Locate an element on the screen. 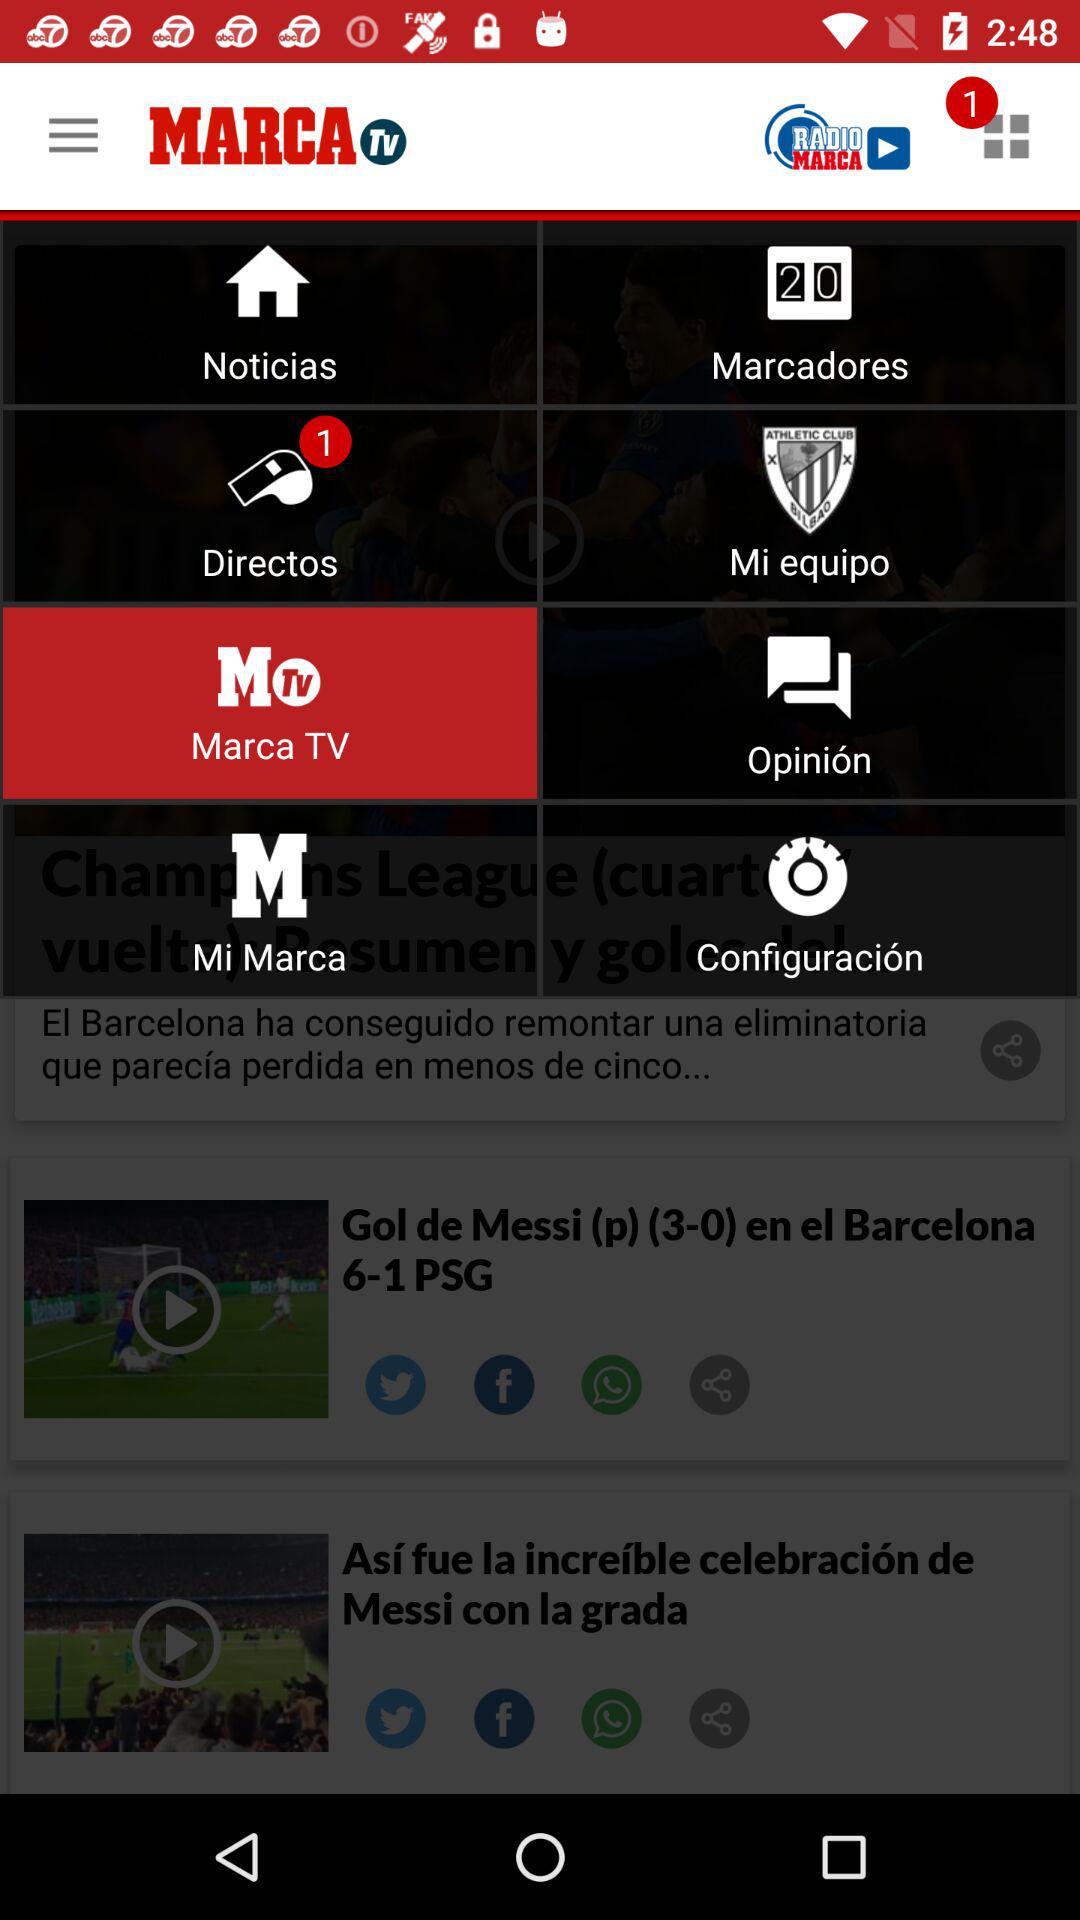  image is located at coordinates (720, 1384).